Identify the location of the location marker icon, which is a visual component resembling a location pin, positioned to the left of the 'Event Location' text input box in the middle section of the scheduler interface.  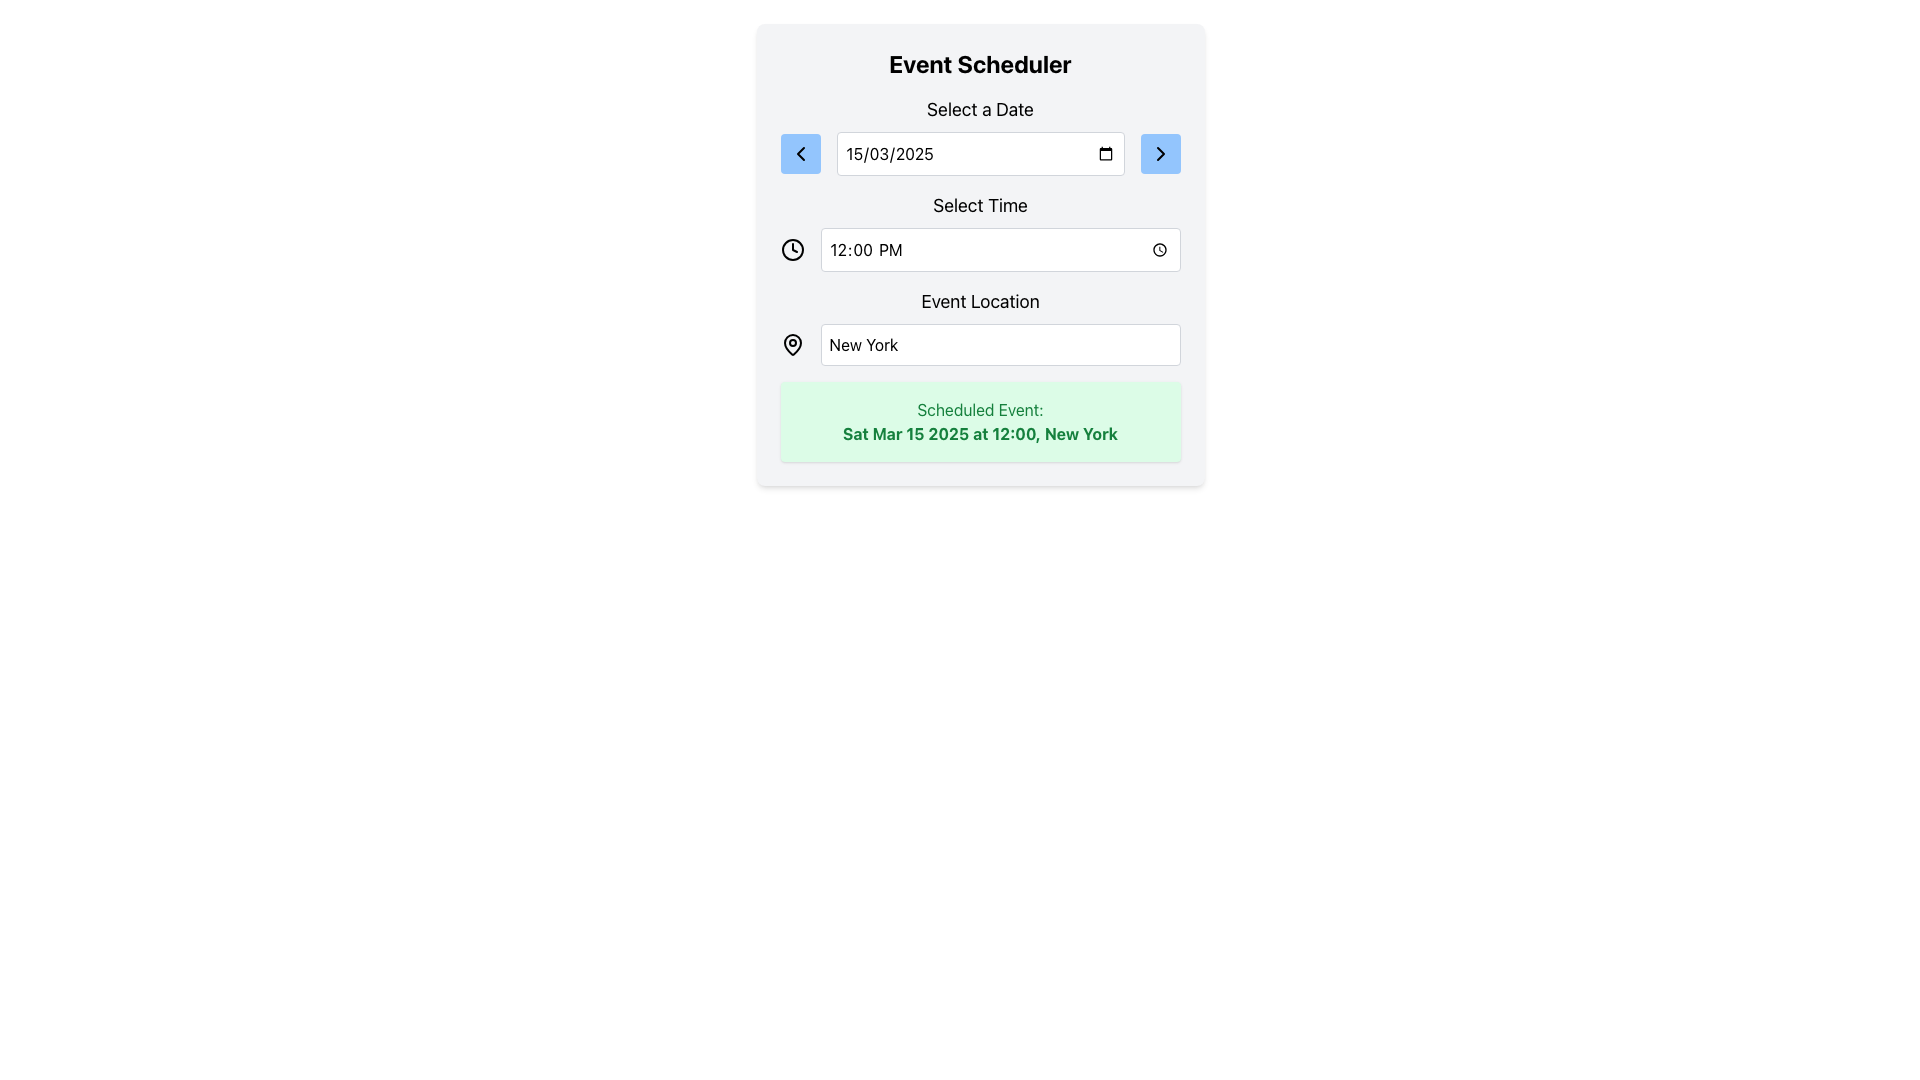
(791, 343).